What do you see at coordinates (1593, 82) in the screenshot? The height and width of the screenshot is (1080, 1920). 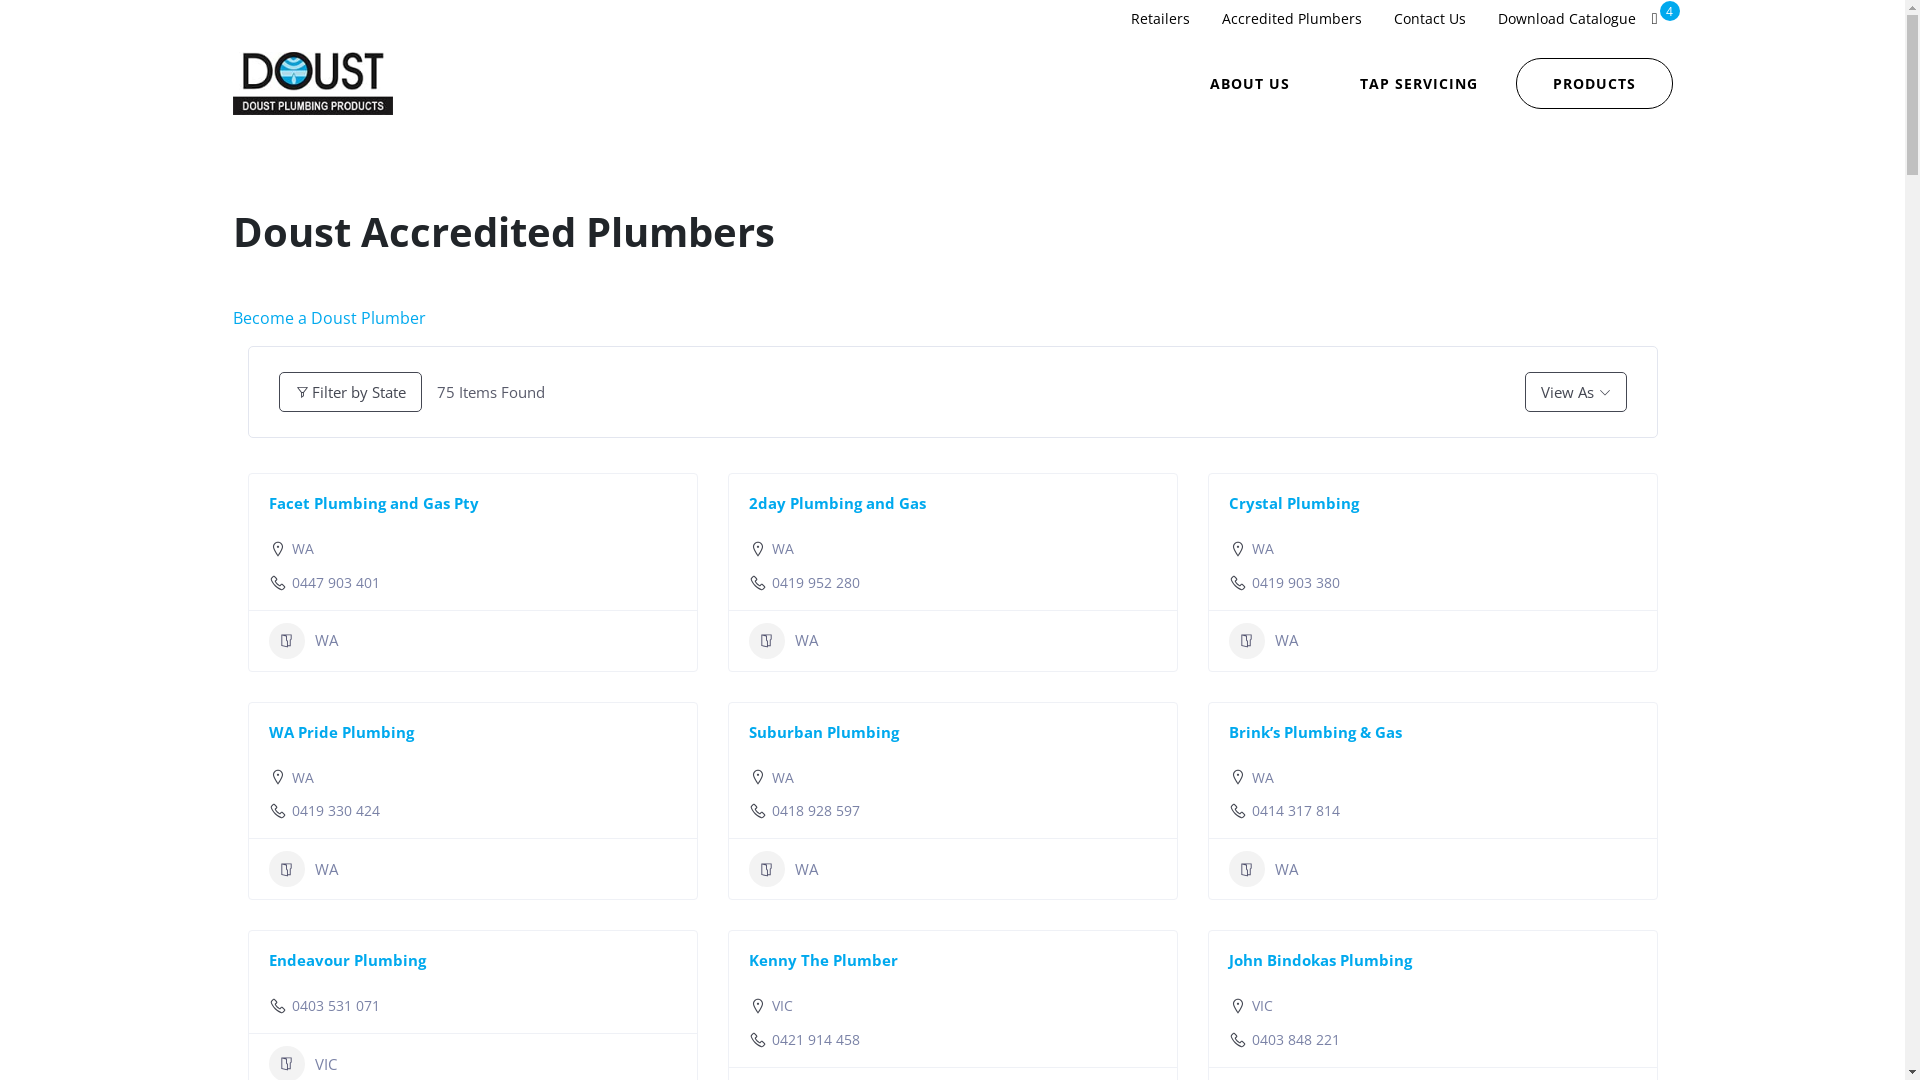 I see `'PRODUCTS'` at bounding box center [1593, 82].